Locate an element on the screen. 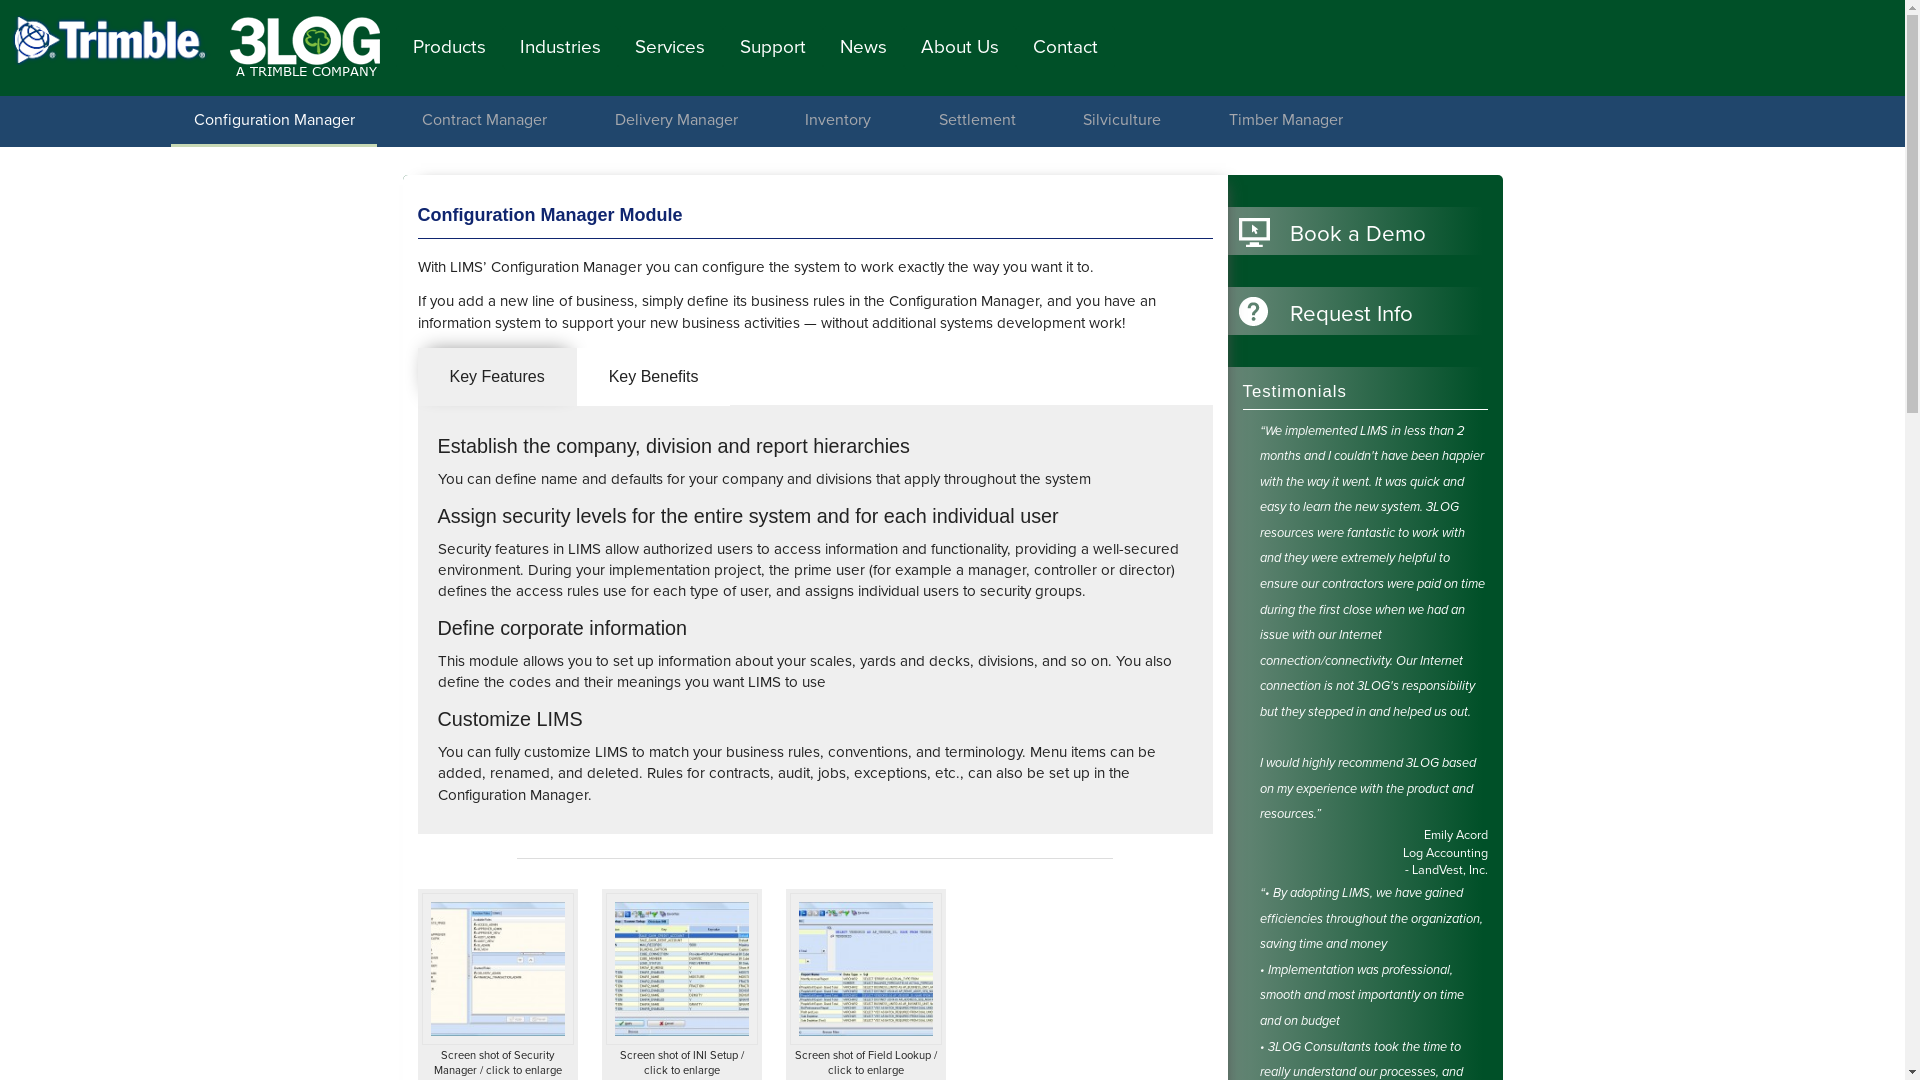 Image resolution: width=1920 pixels, height=1080 pixels. 'Contact' is located at coordinates (1064, 46).